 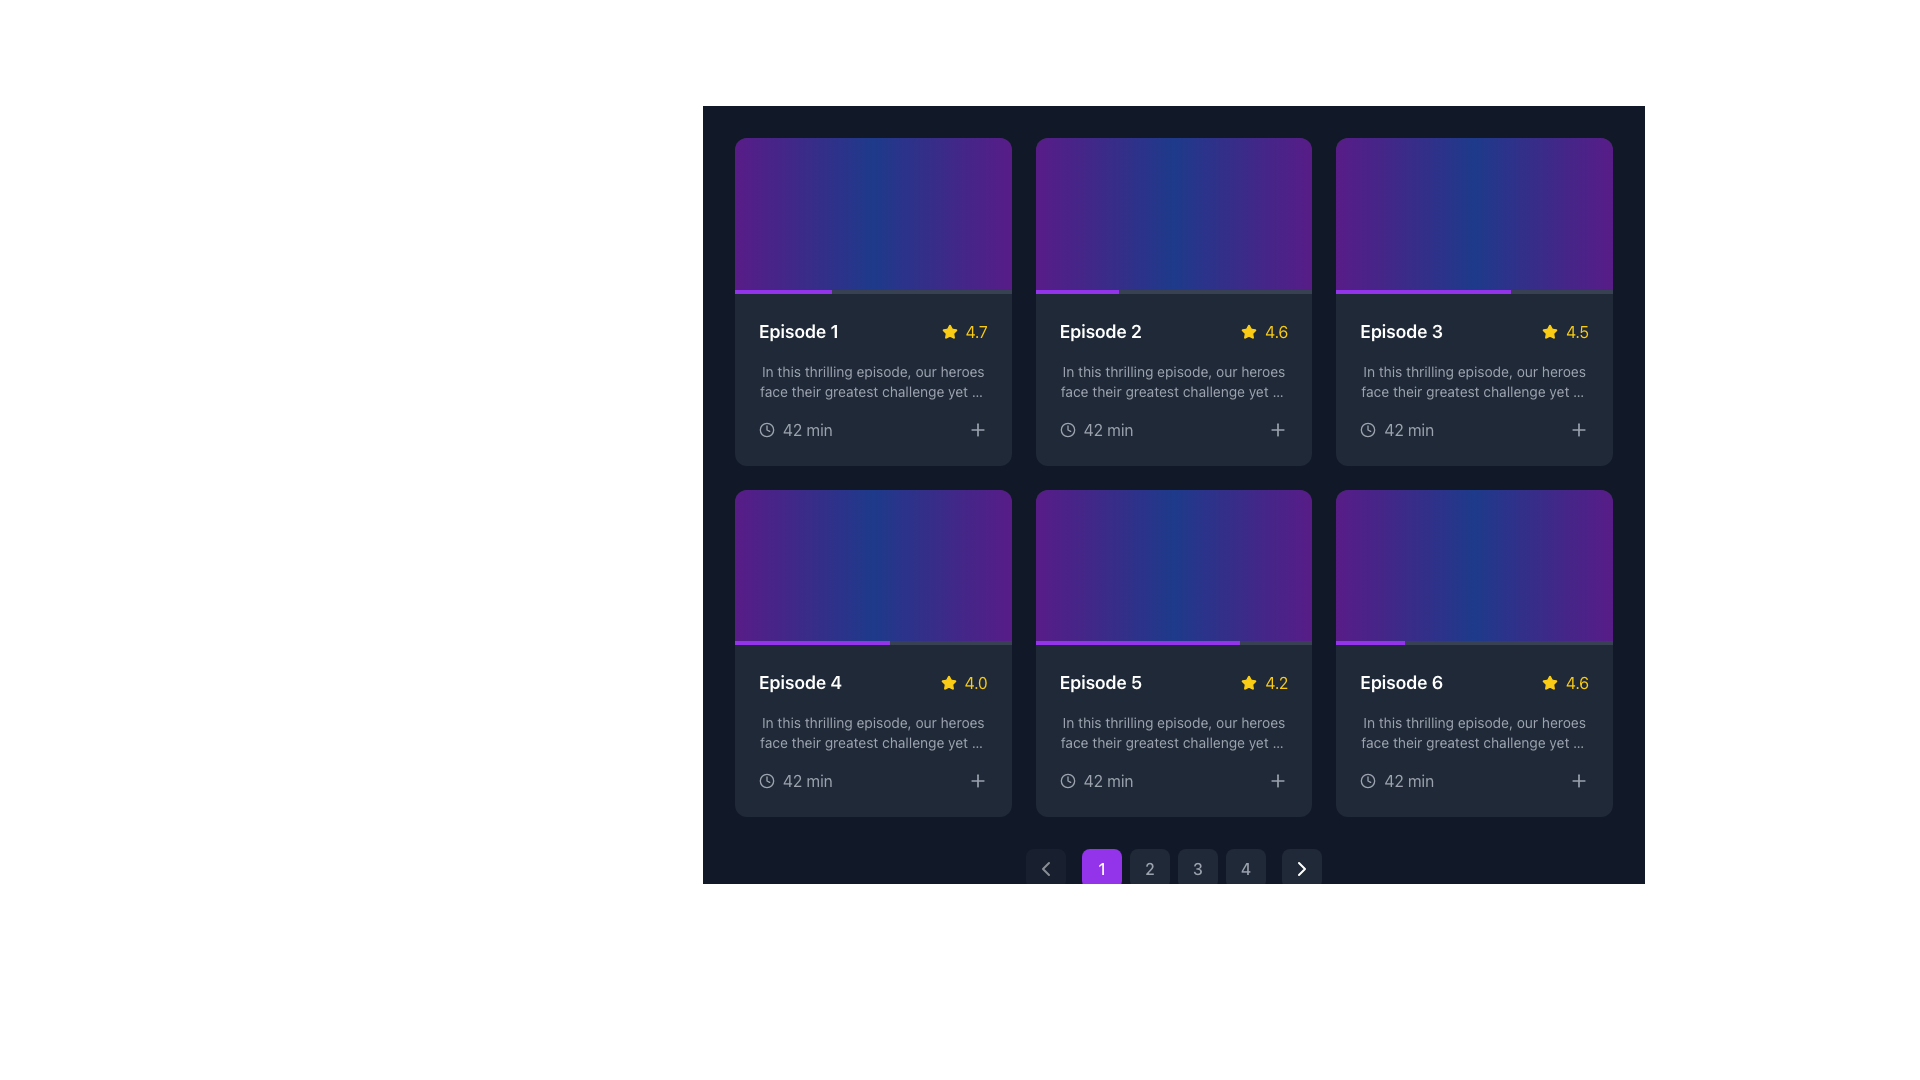 I want to click on the bold, yellow numeral '4.6' static text label located in the bottom-right corner of the card for 'Episode 6', to the right of a yellow star icon, so click(x=1576, y=682).